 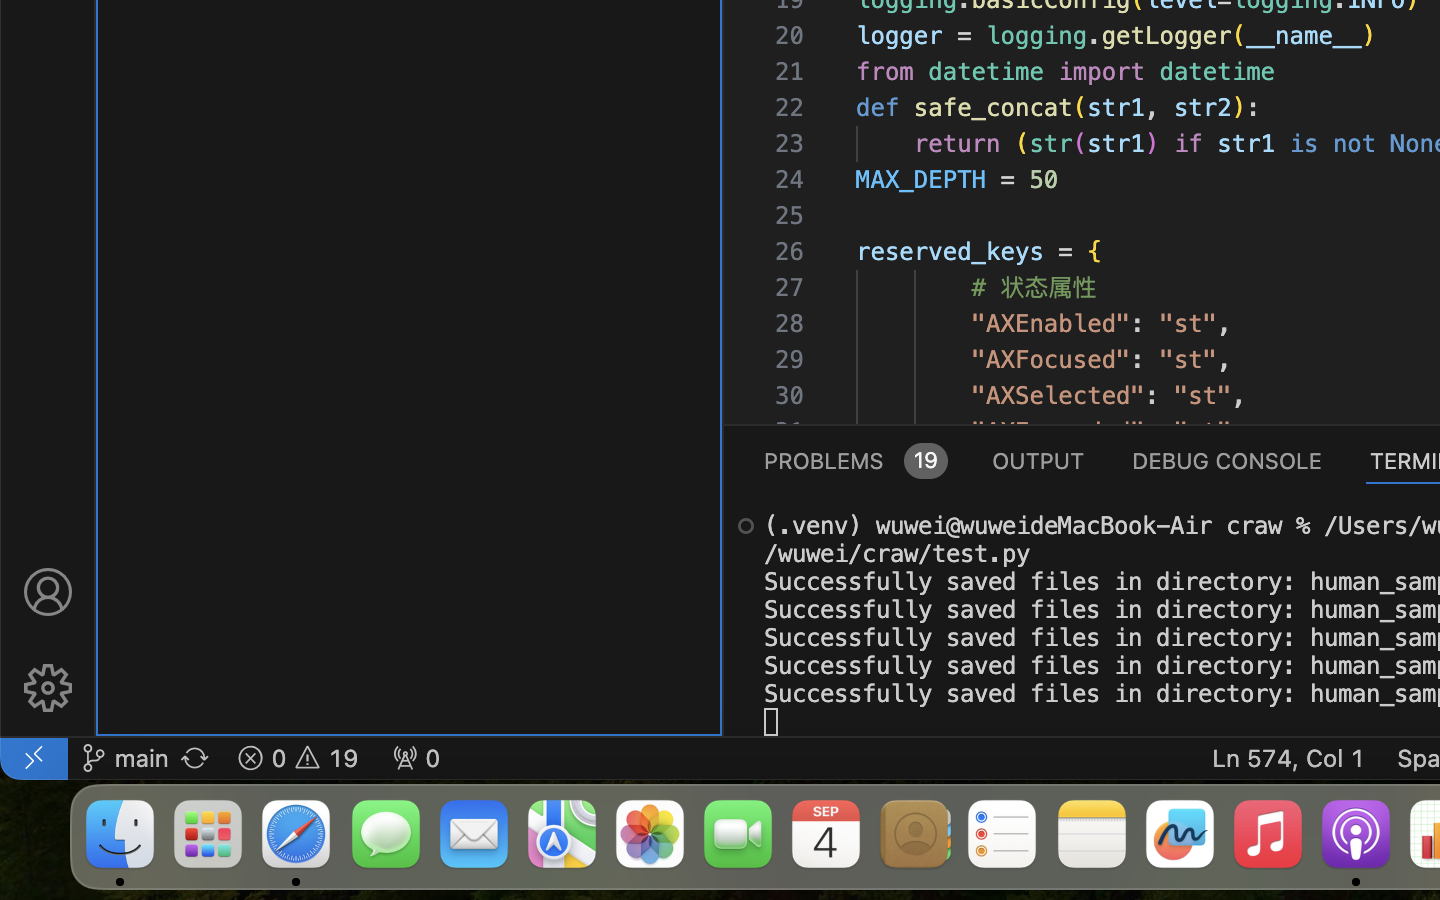 What do you see at coordinates (46, 592) in the screenshot?
I see `''` at bounding box center [46, 592].